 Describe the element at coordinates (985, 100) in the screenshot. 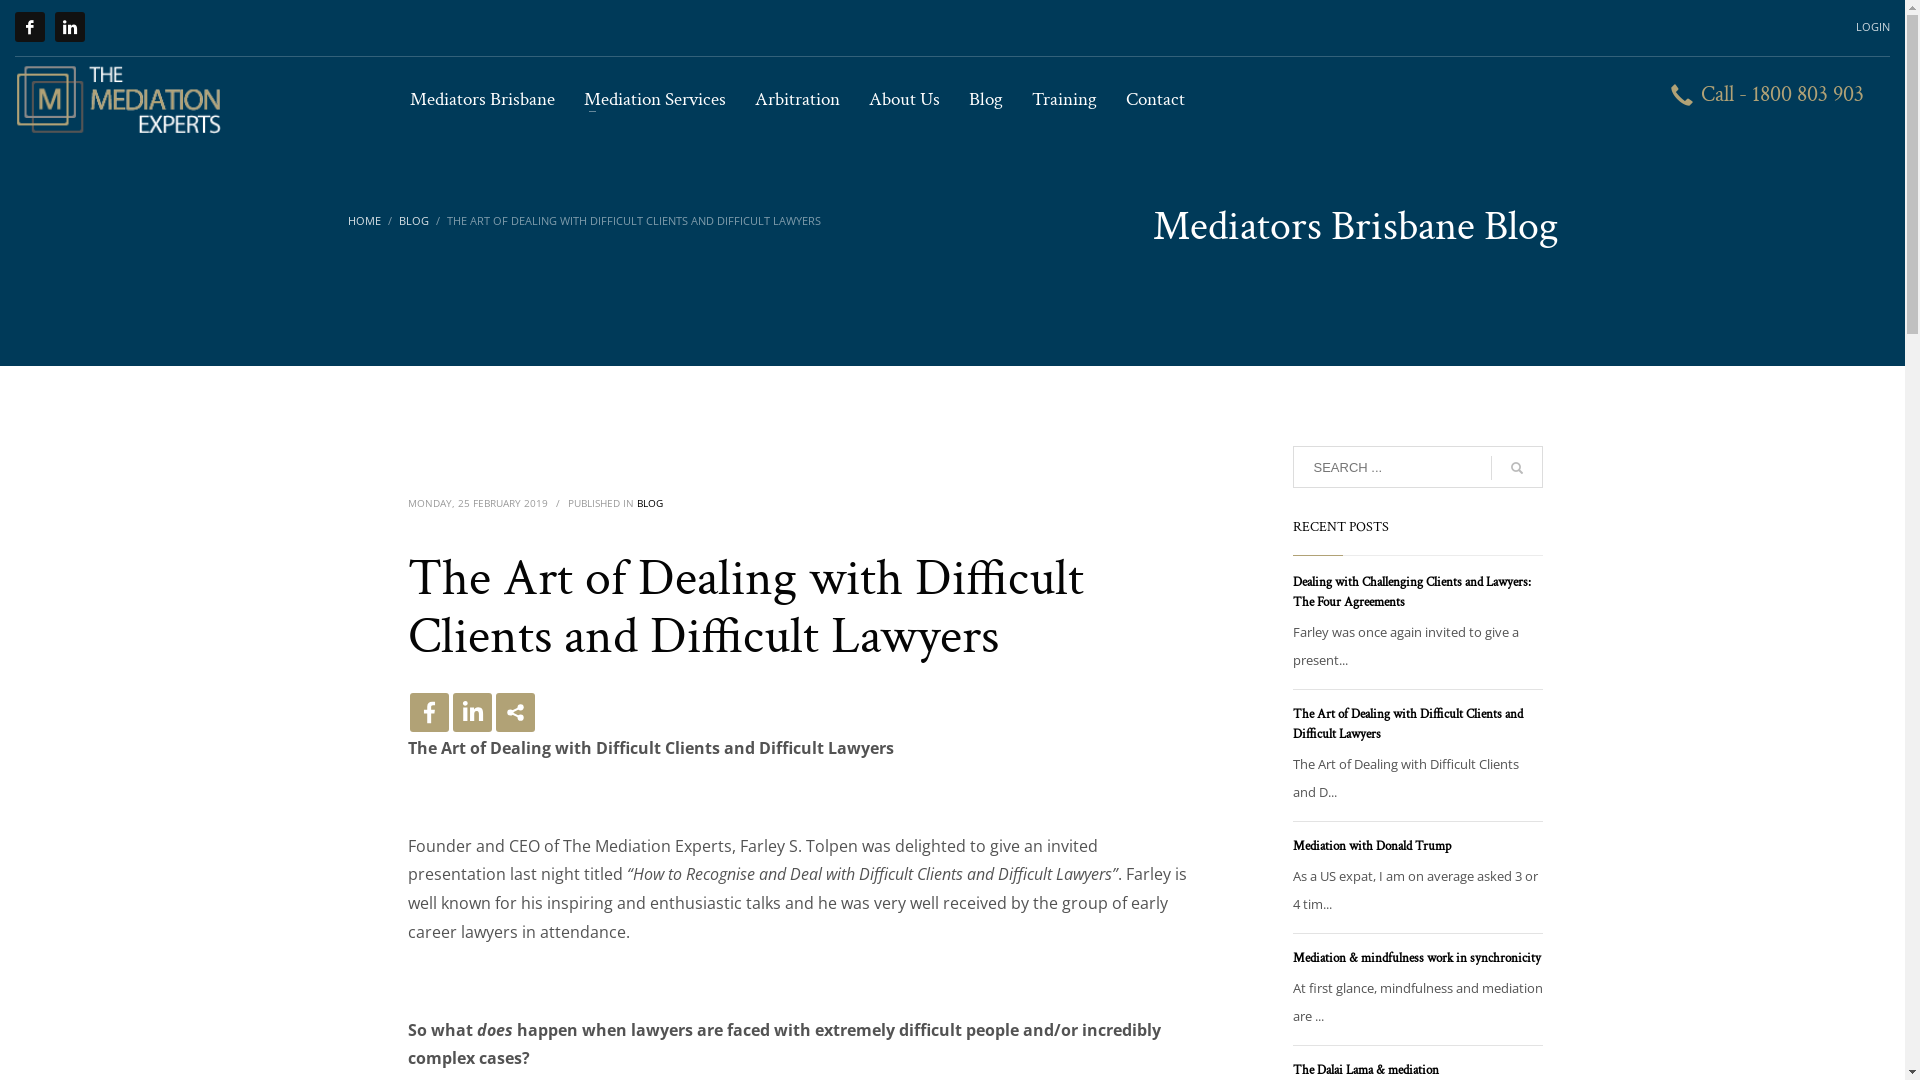

I see `'Blog'` at that location.